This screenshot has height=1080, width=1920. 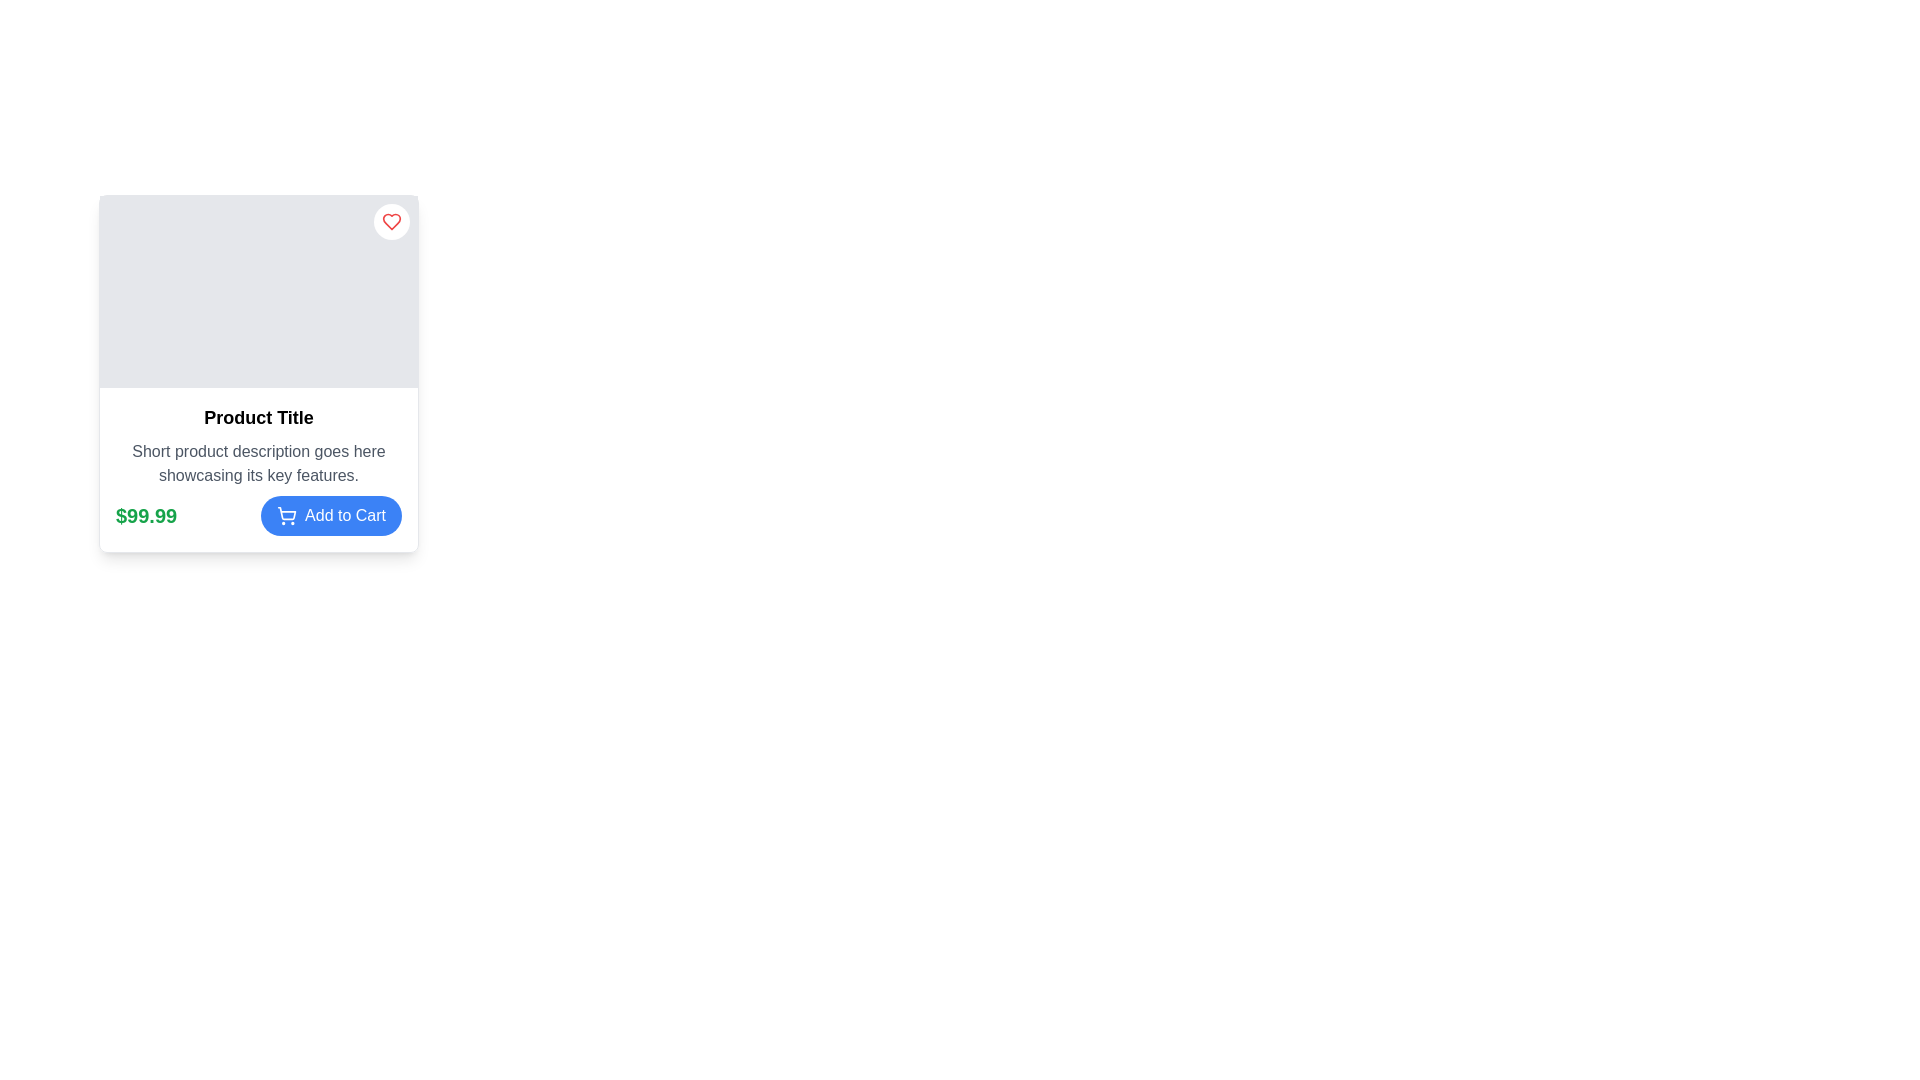 What do you see at coordinates (145, 515) in the screenshot?
I see `price label displaying '$99.99' which is bold, large, and green, positioned on the left side beneath the product description and aligned with the 'Add to Cart' button` at bounding box center [145, 515].